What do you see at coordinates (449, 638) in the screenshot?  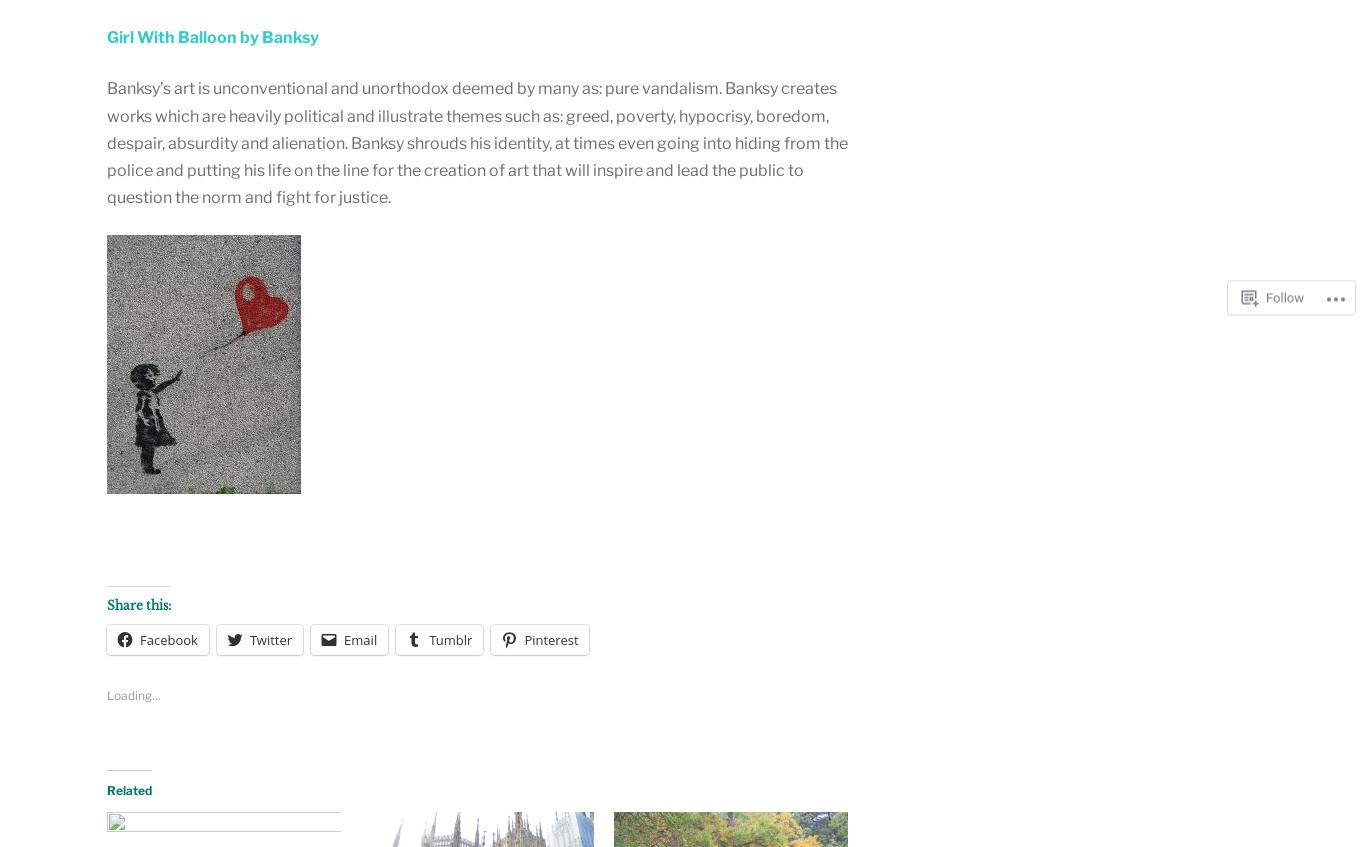 I see `'Tumblr'` at bounding box center [449, 638].